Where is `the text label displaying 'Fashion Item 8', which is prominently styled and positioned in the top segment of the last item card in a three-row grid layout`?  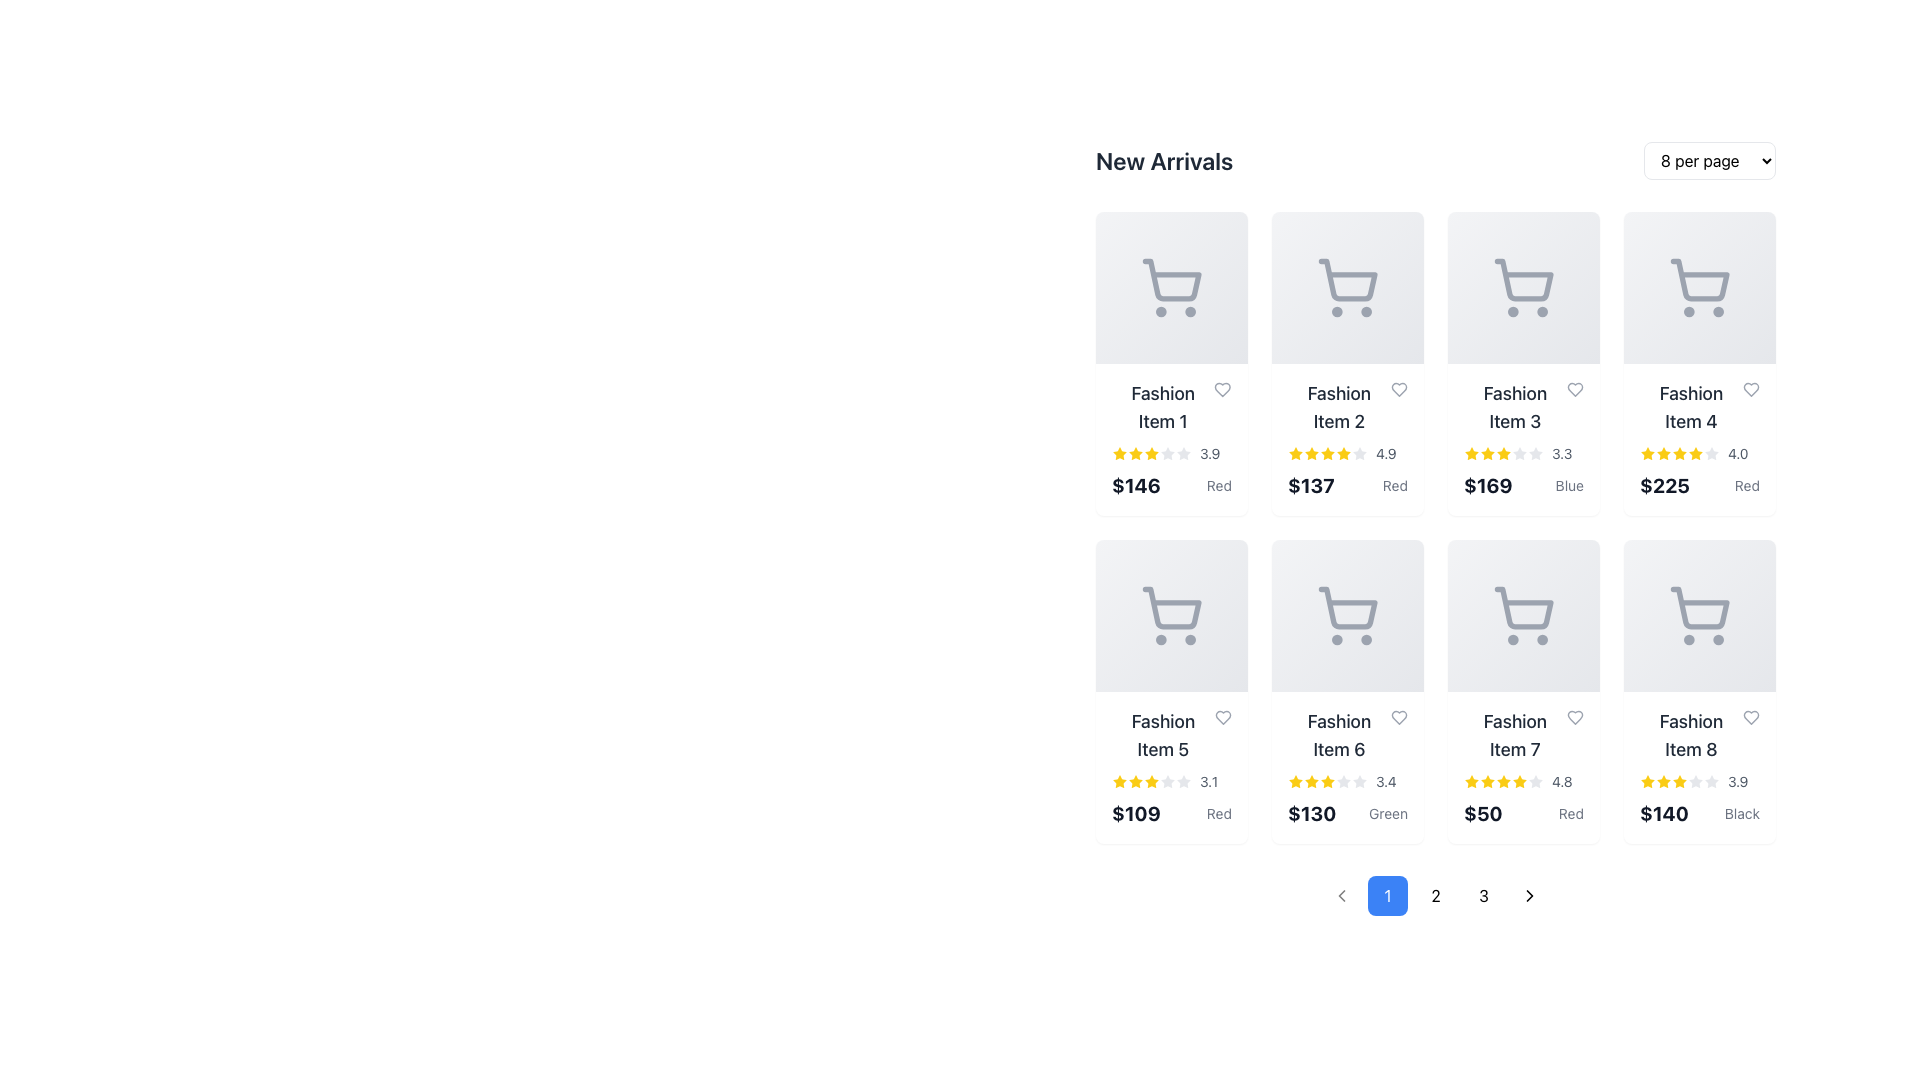 the text label displaying 'Fashion Item 8', which is prominently styled and positioned in the top segment of the last item card in a three-row grid layout is located at coordinates (1698, 736).